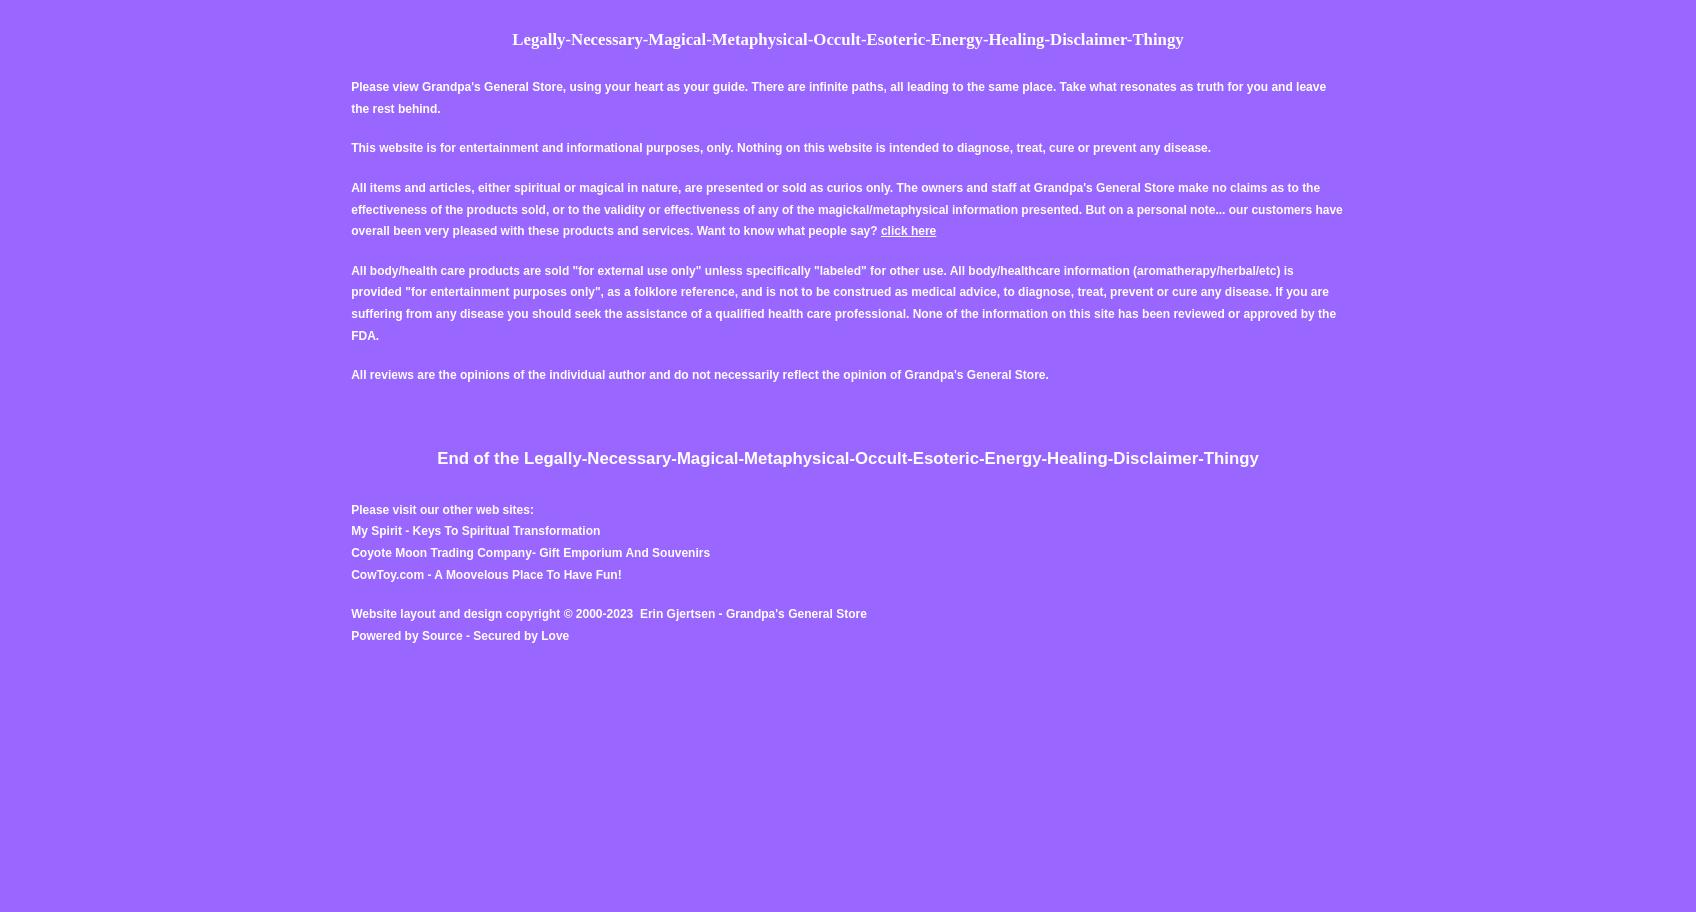 Image resolution: width=1696 pixels, height=912 pixels. What do you see at coordinates (846, 38) in the screenshot?
I see `'Legally-Necessary-Magical-Metaphysical-Occult-Esoteric-Energy-Healing-Disclaimer-Thingy'` at bounding box center [846, 38].